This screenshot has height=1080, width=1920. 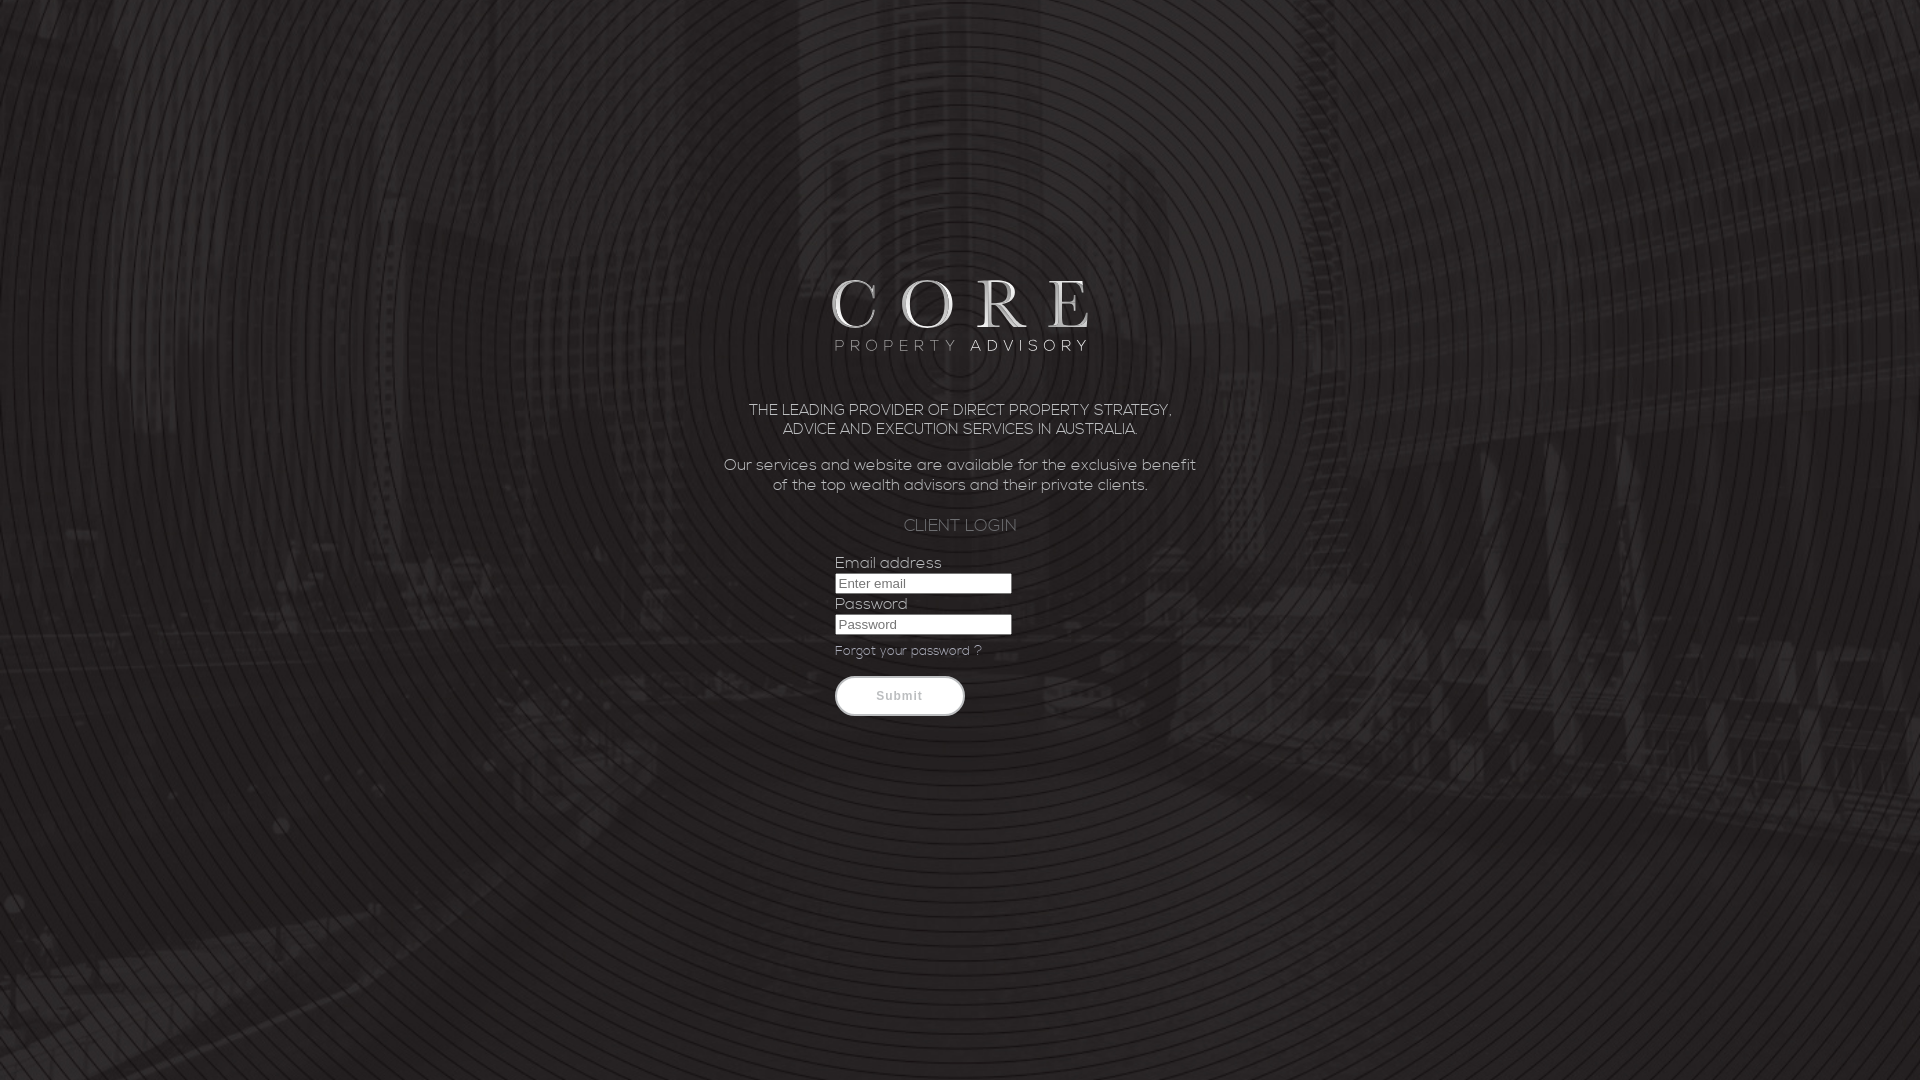 I want to click on 'Forgot your password ?', so click(x=906, y=651).